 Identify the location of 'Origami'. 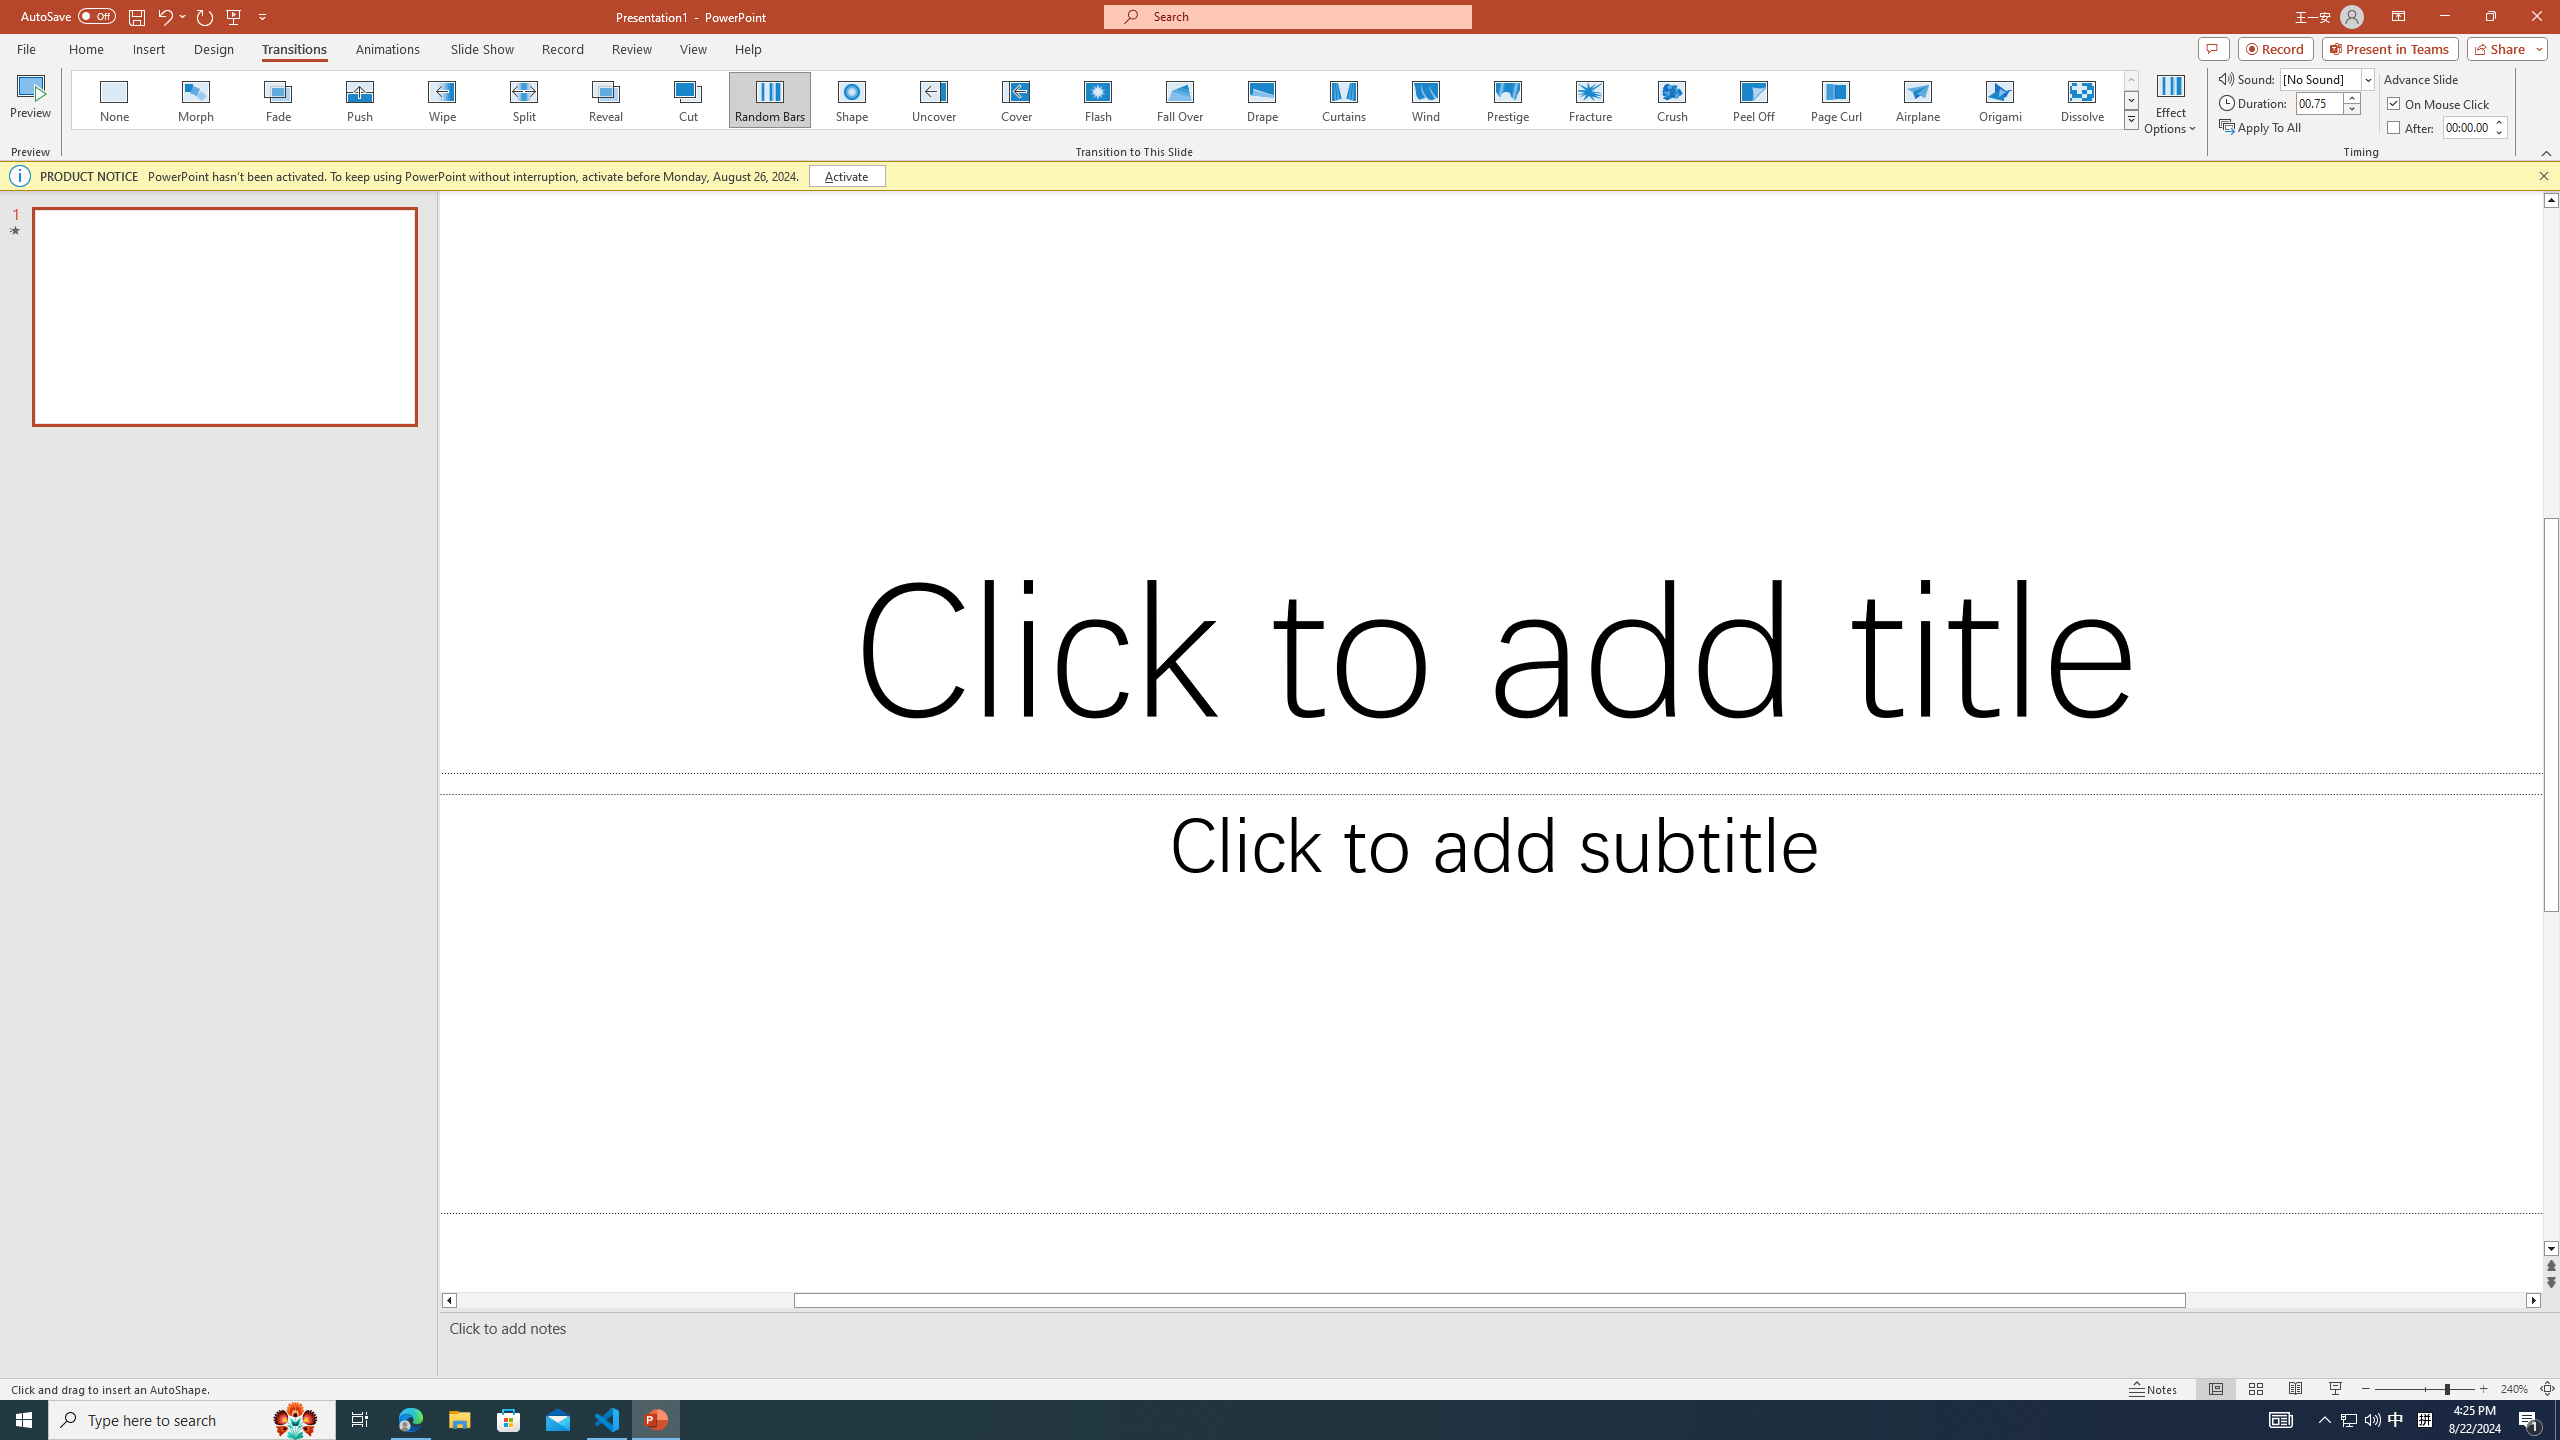
(1998, 99).